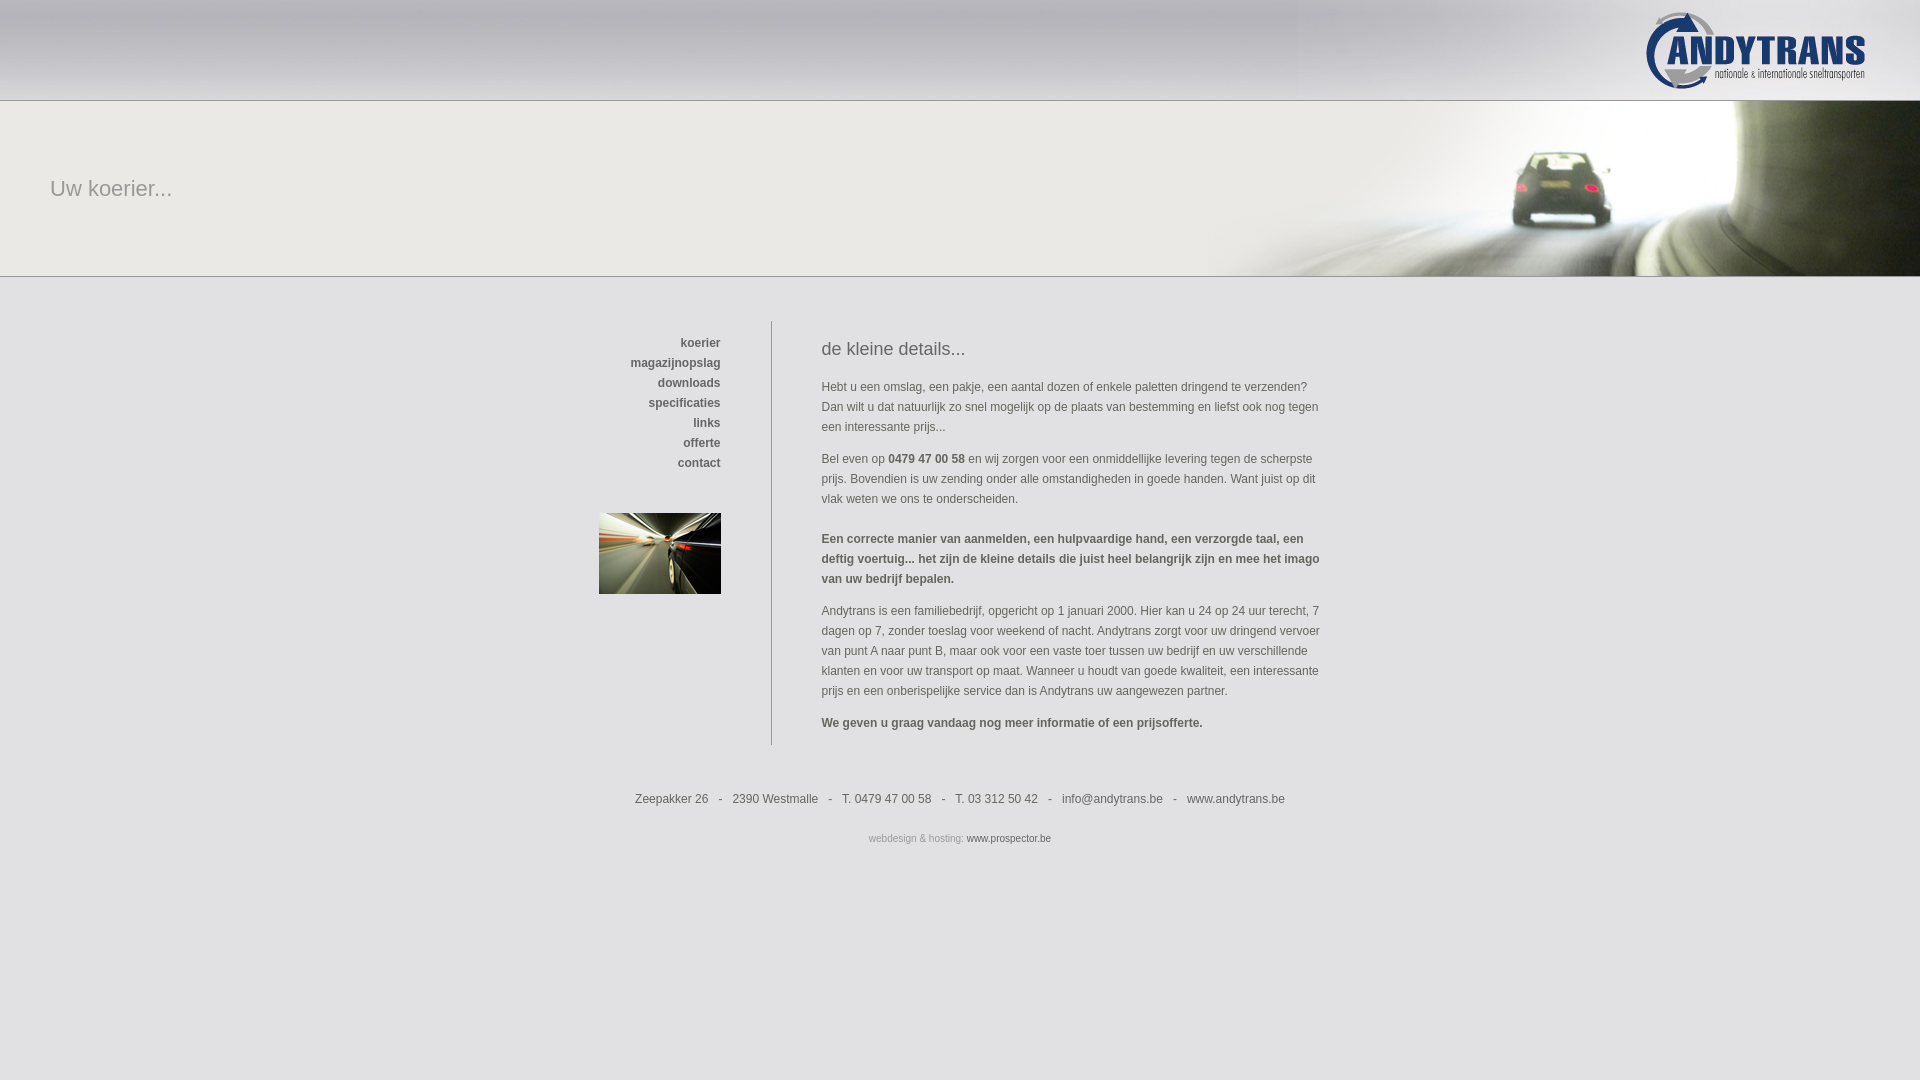 This screenshot has height=1080, width=1920. Describe the element at coordinates (701, 442) in the screenshot. I see `'offerte'` at that location.